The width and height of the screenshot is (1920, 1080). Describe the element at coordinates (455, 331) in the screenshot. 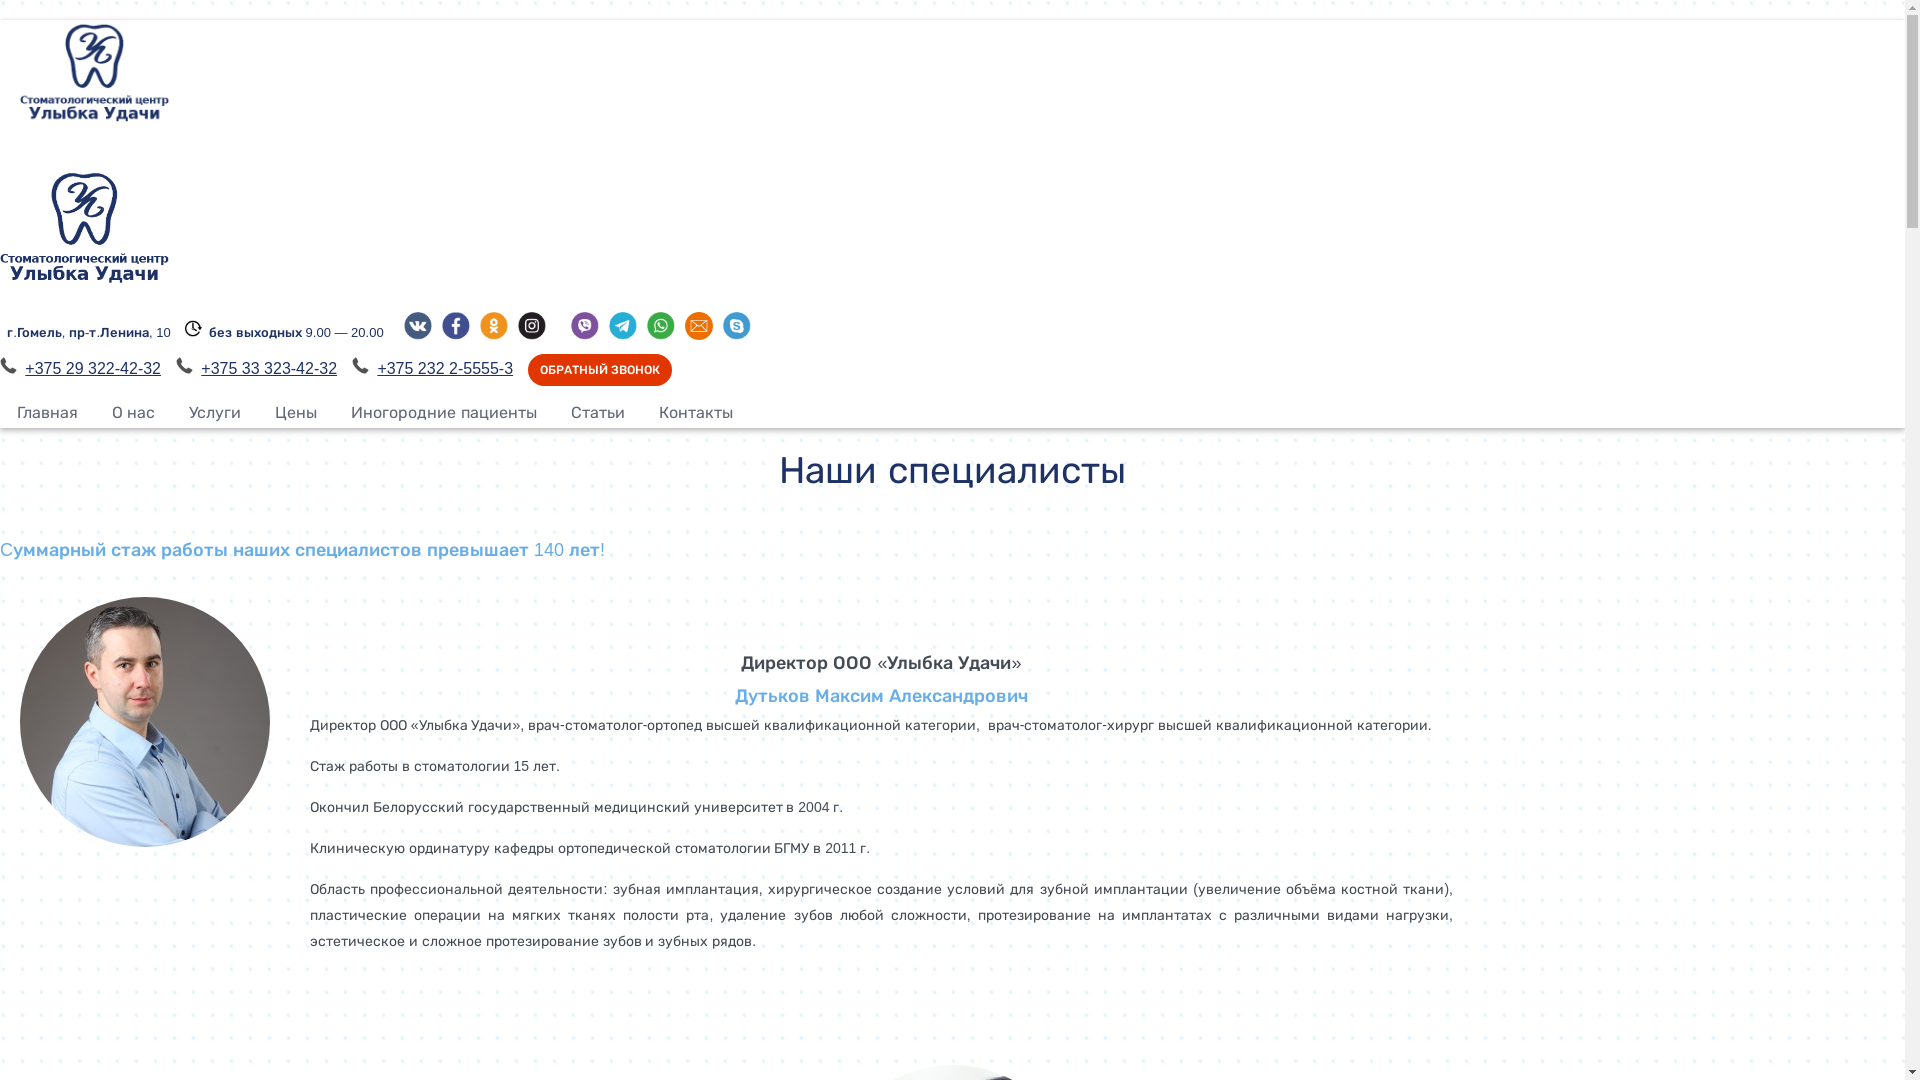

I see `'Facebook'` at that location.